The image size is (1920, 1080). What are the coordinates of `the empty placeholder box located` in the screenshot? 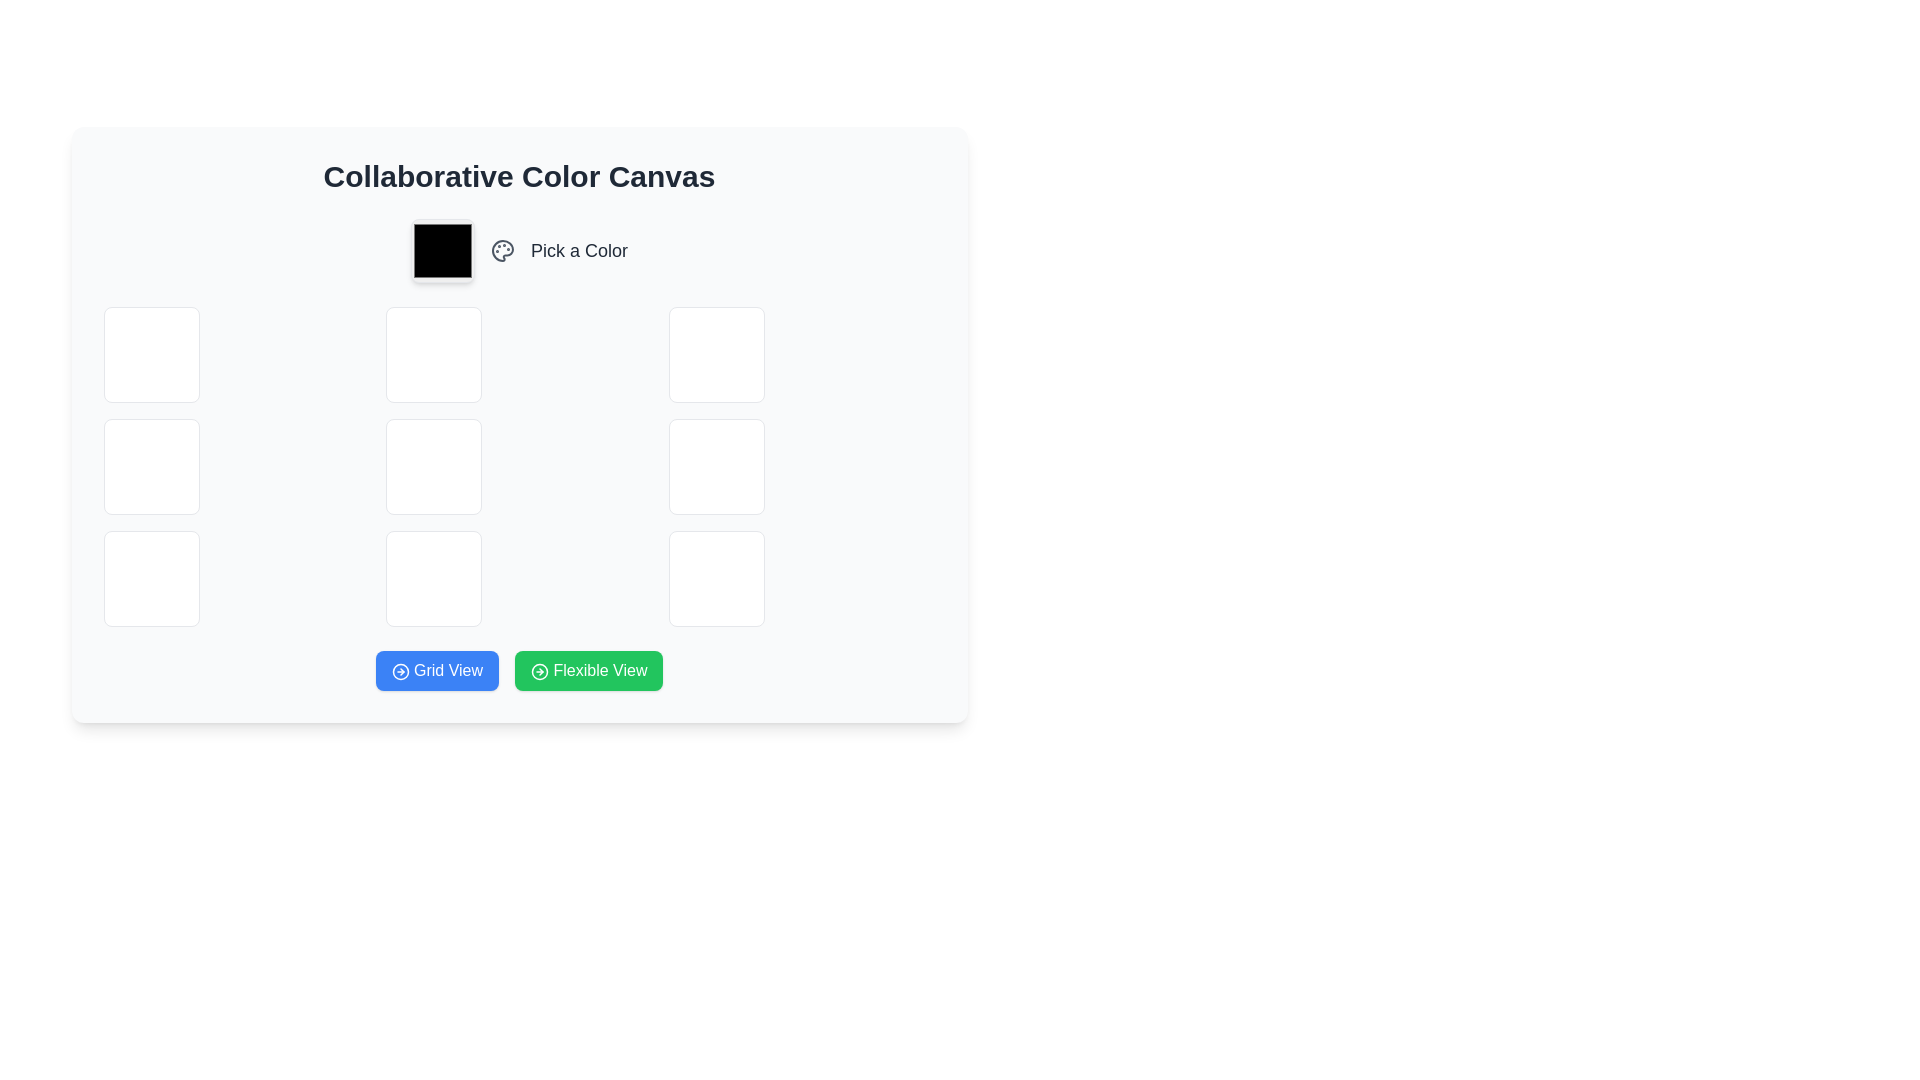 It's located at (433, 466).